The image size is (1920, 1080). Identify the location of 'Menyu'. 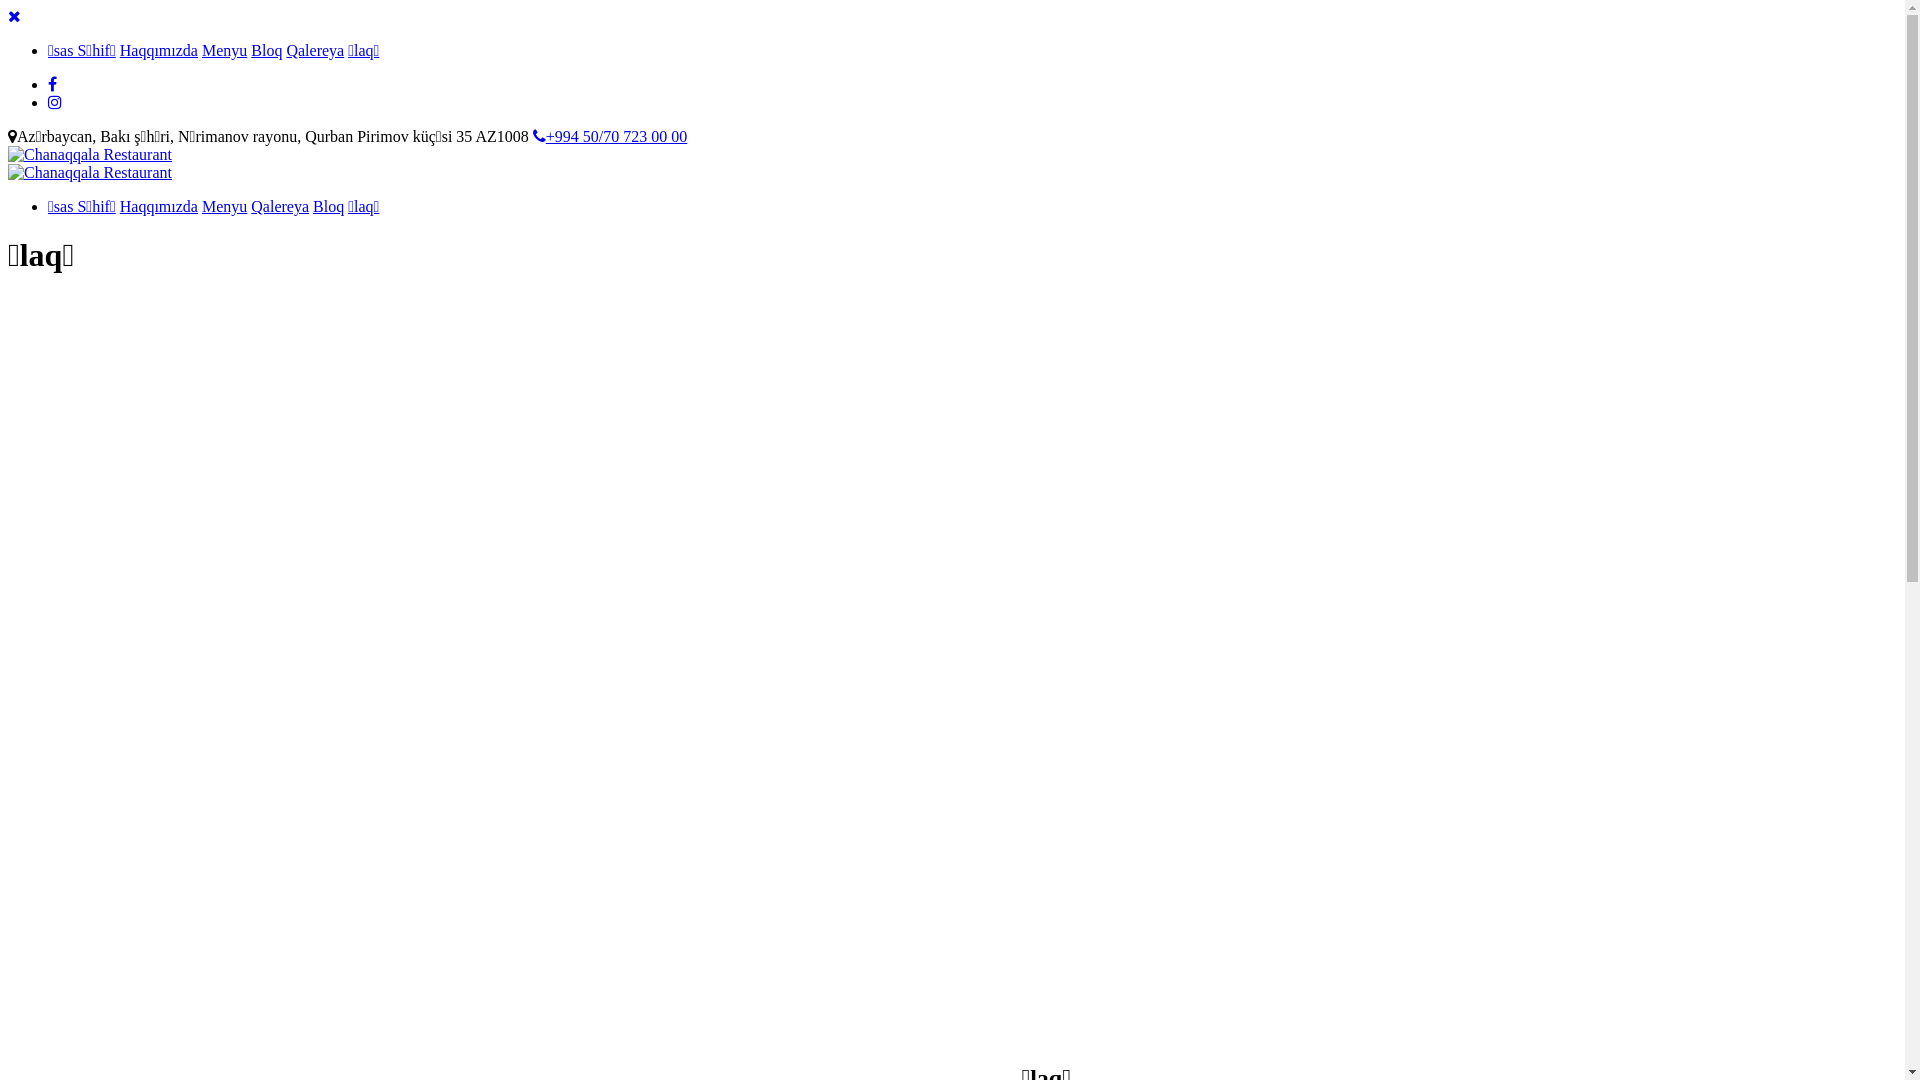
(224, 49).